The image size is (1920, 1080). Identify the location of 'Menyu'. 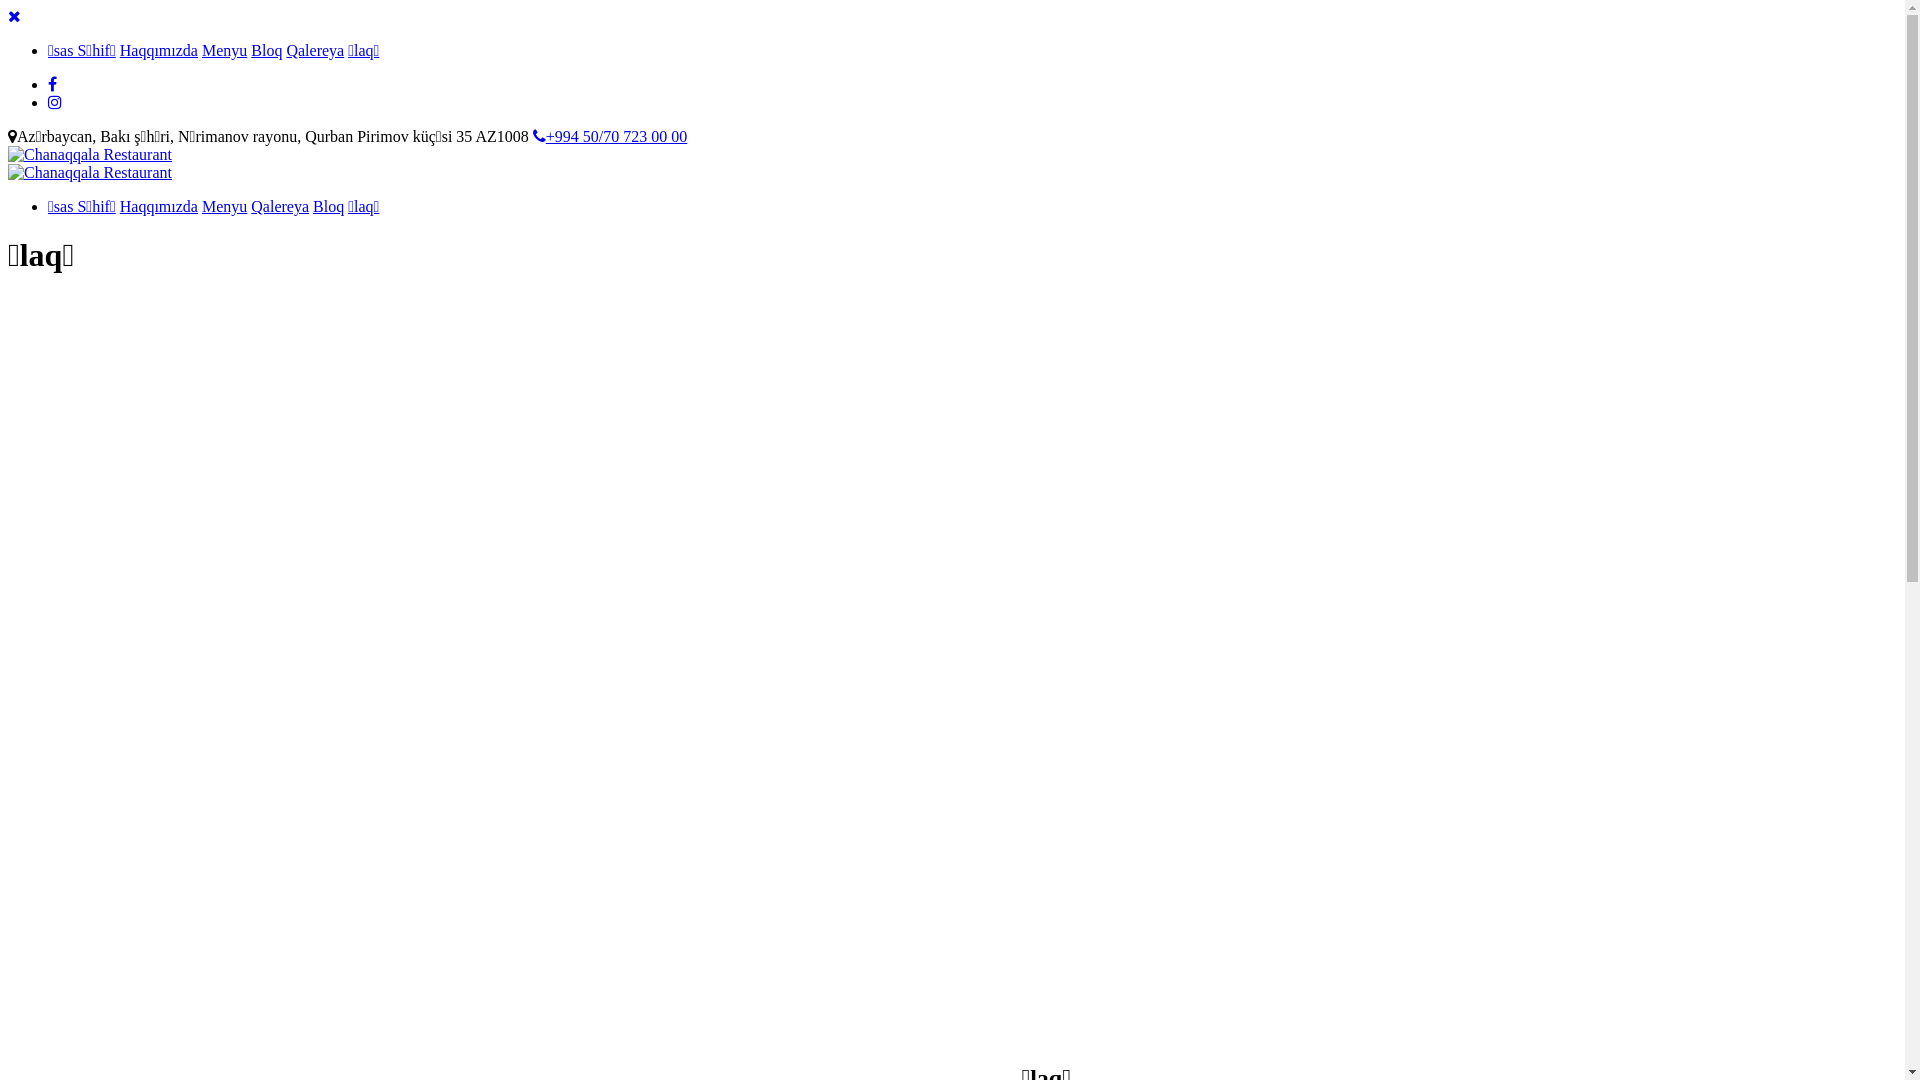
(224, 49).